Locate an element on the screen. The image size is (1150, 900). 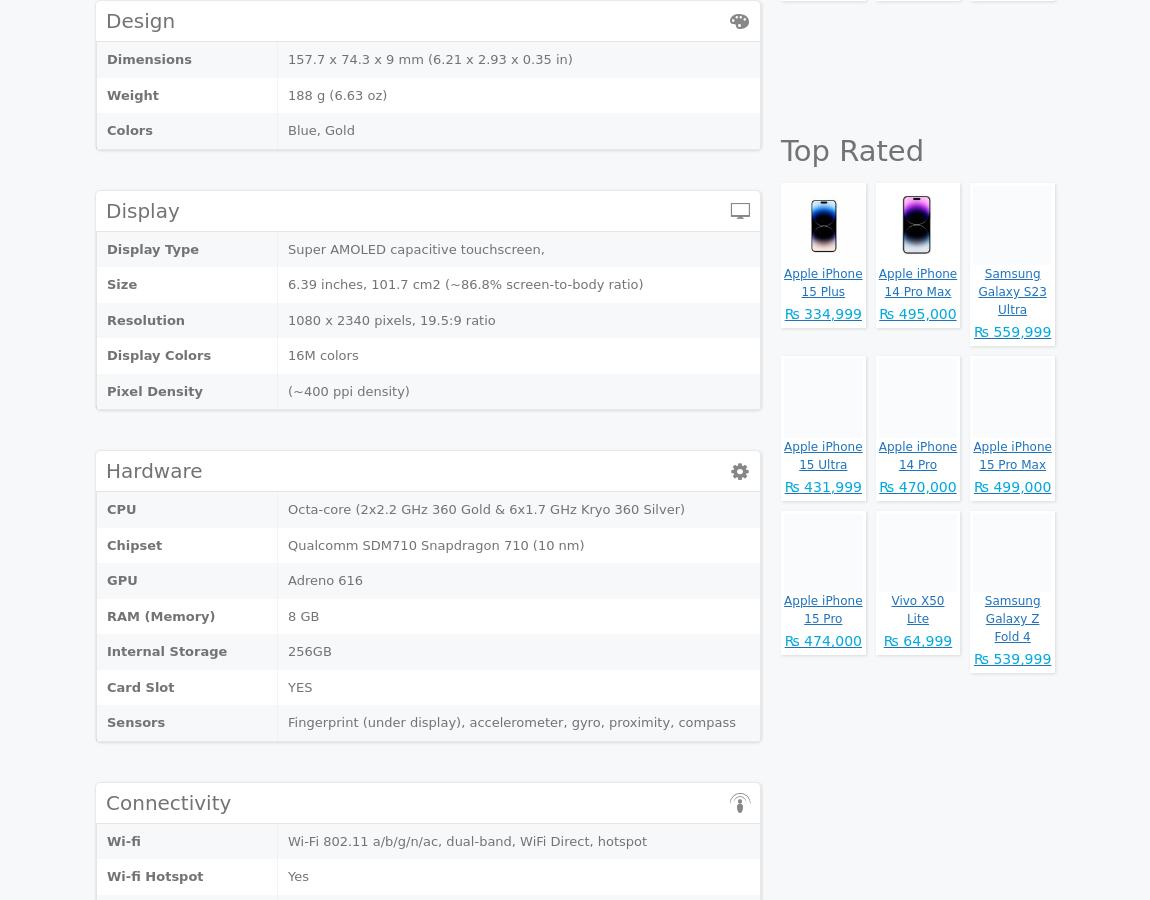
'Samsung Galaxy S23 Ultra' is located at coordinates (1012, 290).